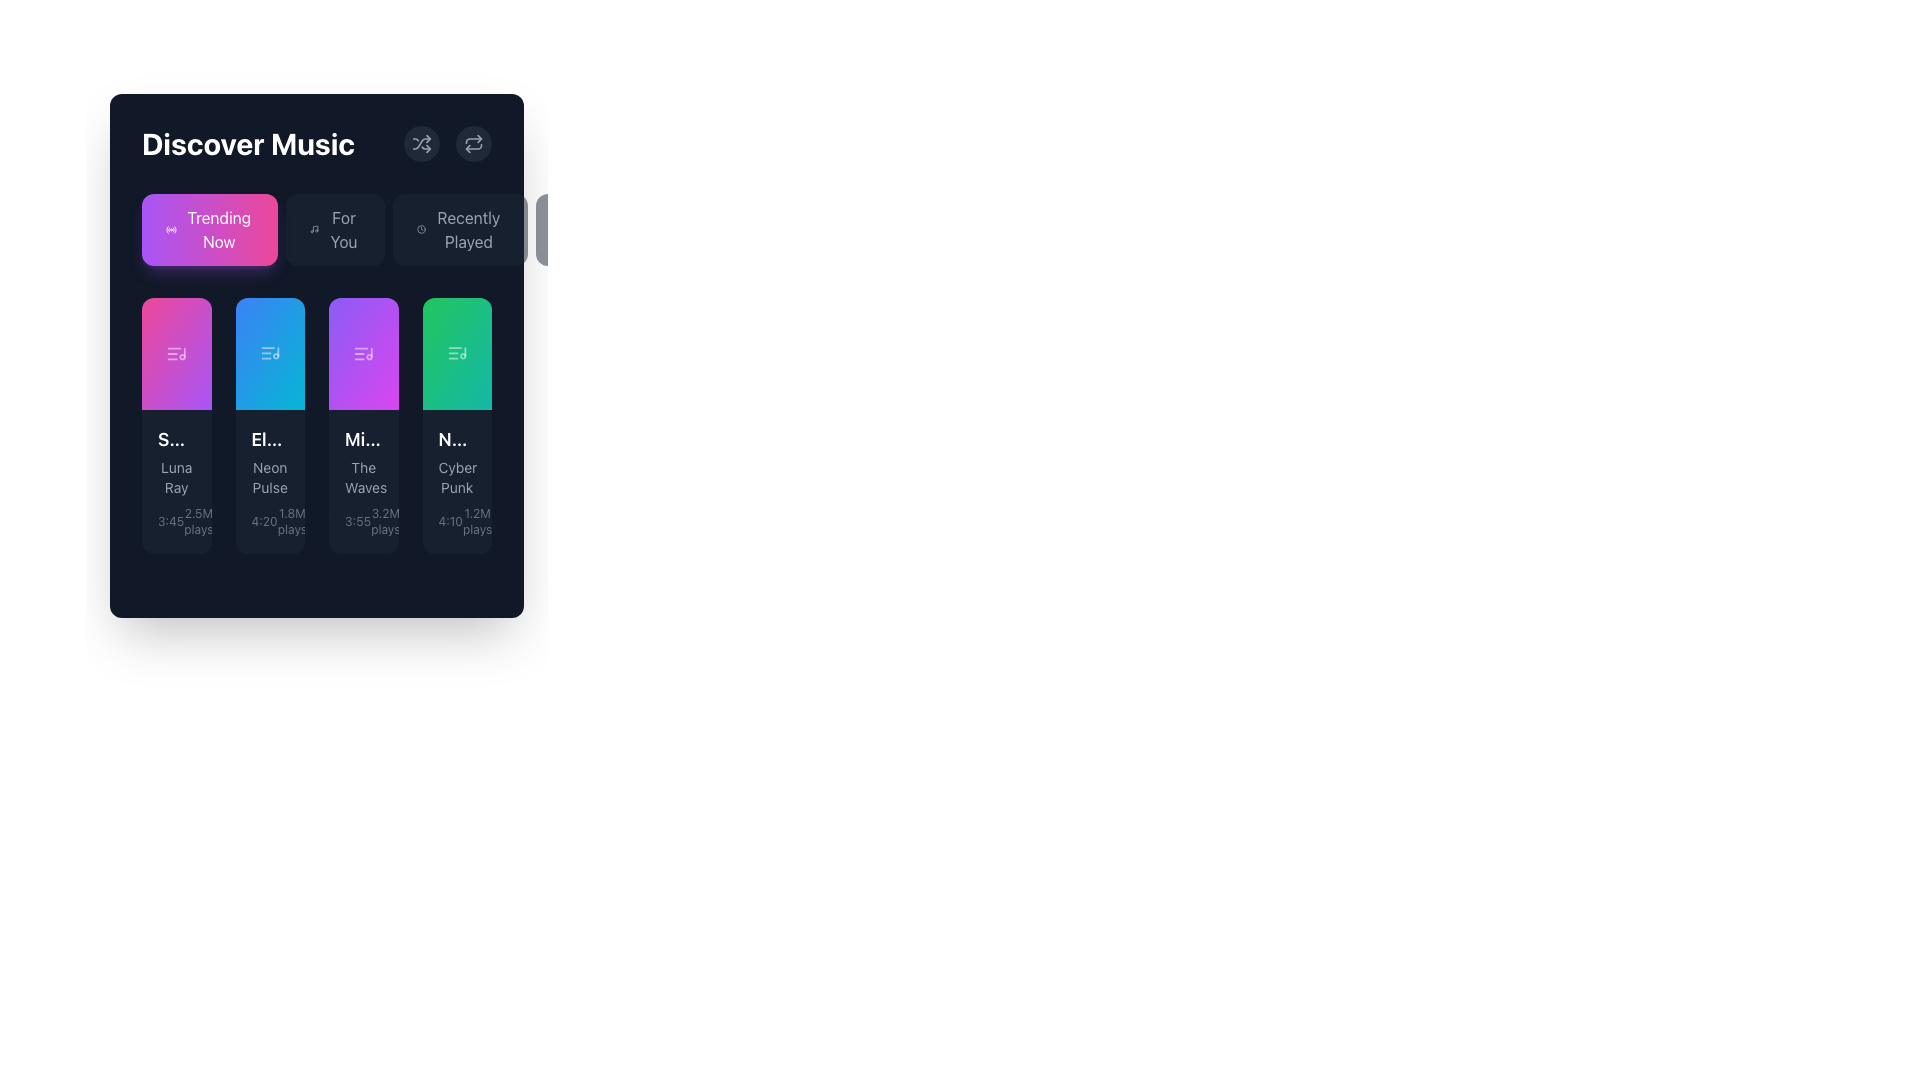 This screenshot has height=1080, width=1920. Describe the element at coordinates (176, 424) in the screenshot. I see `the first music item card` at that location.